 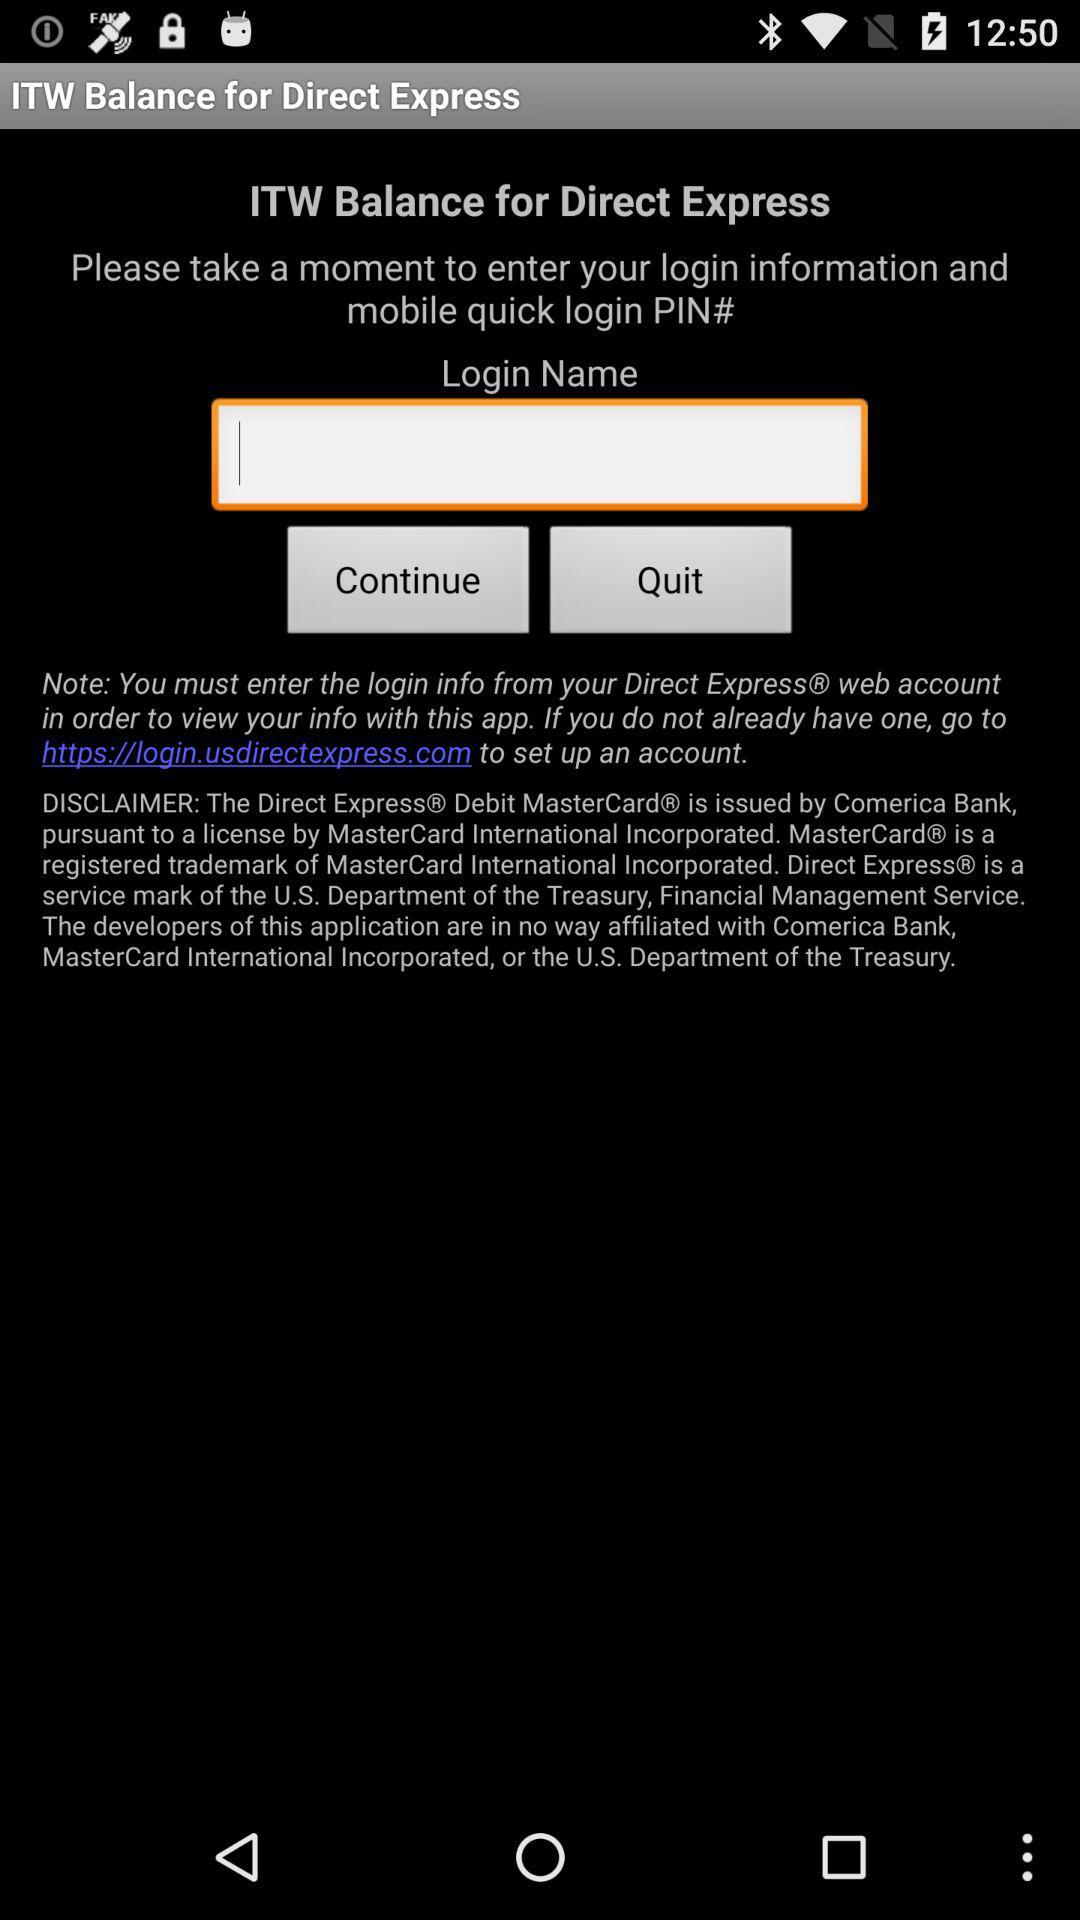 I want to click on quit icon, so click(x=671, y=584).